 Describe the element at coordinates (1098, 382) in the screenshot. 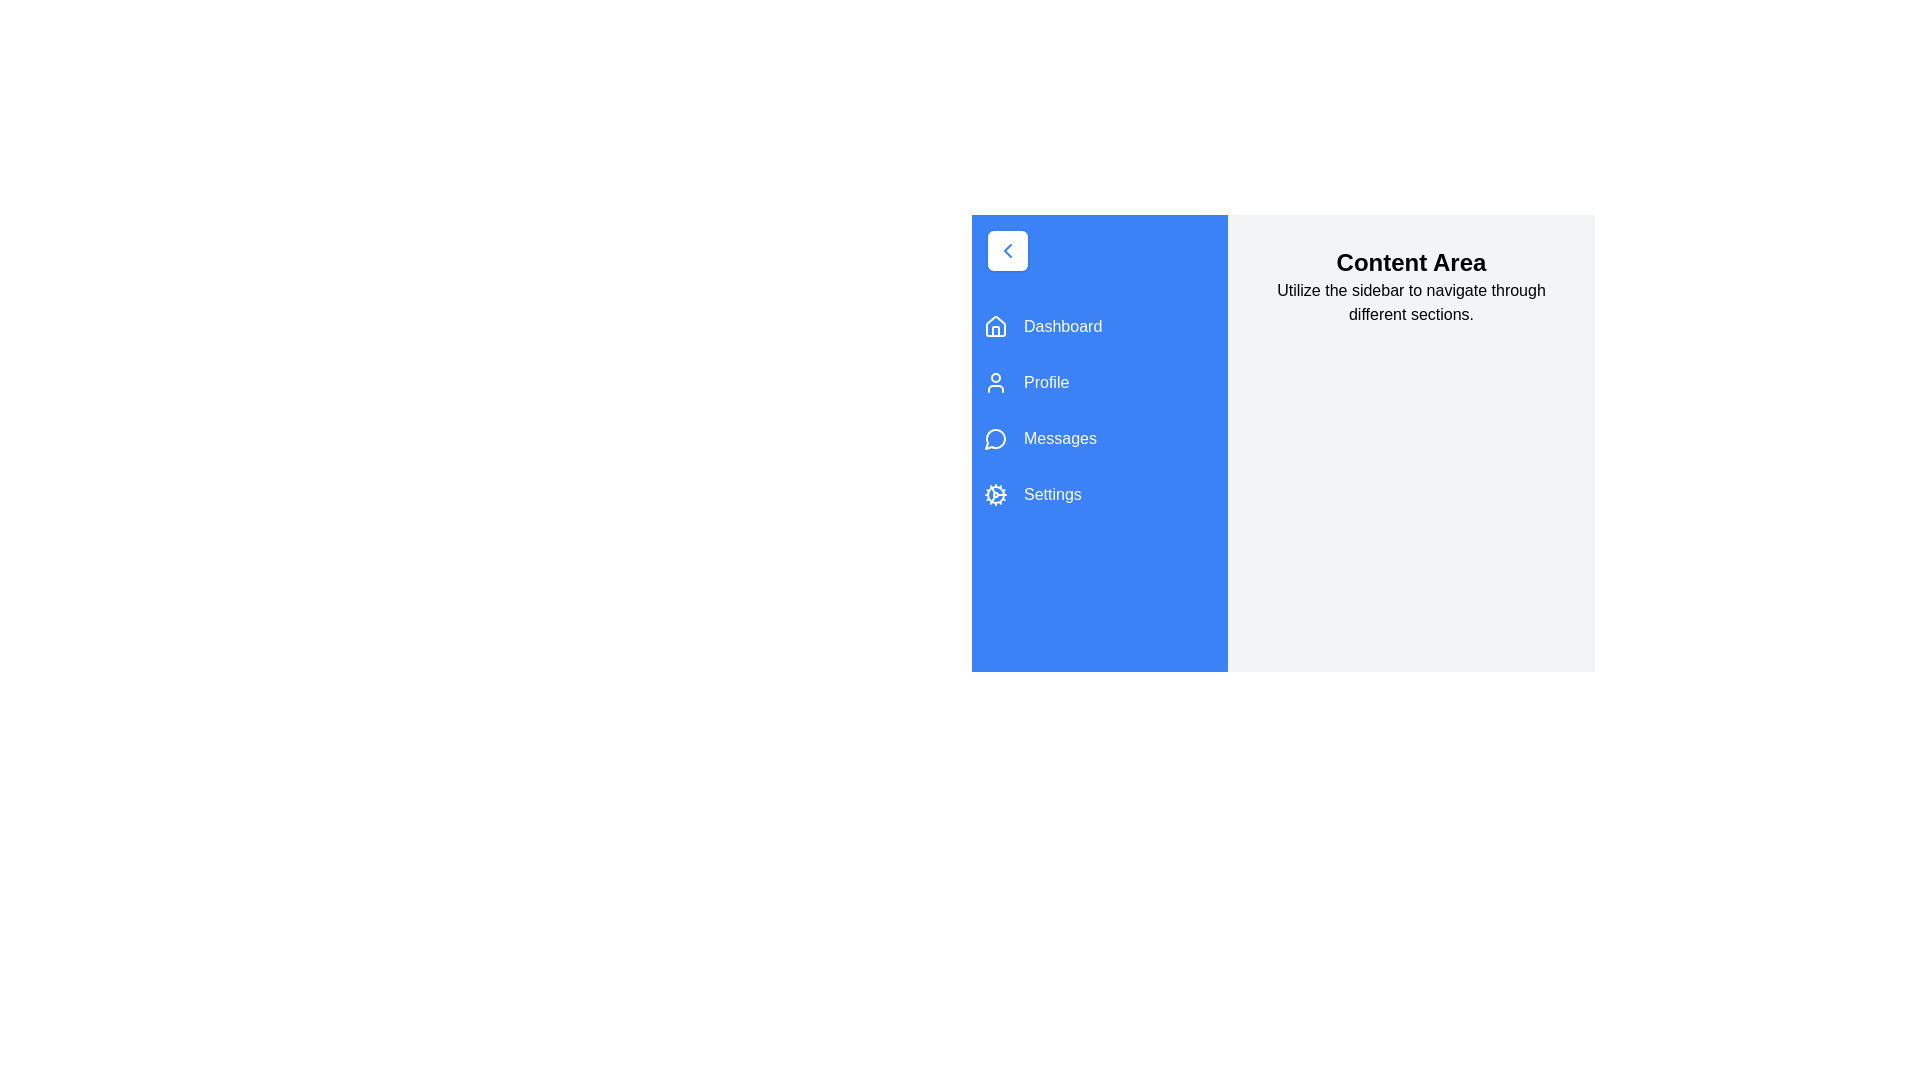

I see `the menu item labeled Profile` at that location.